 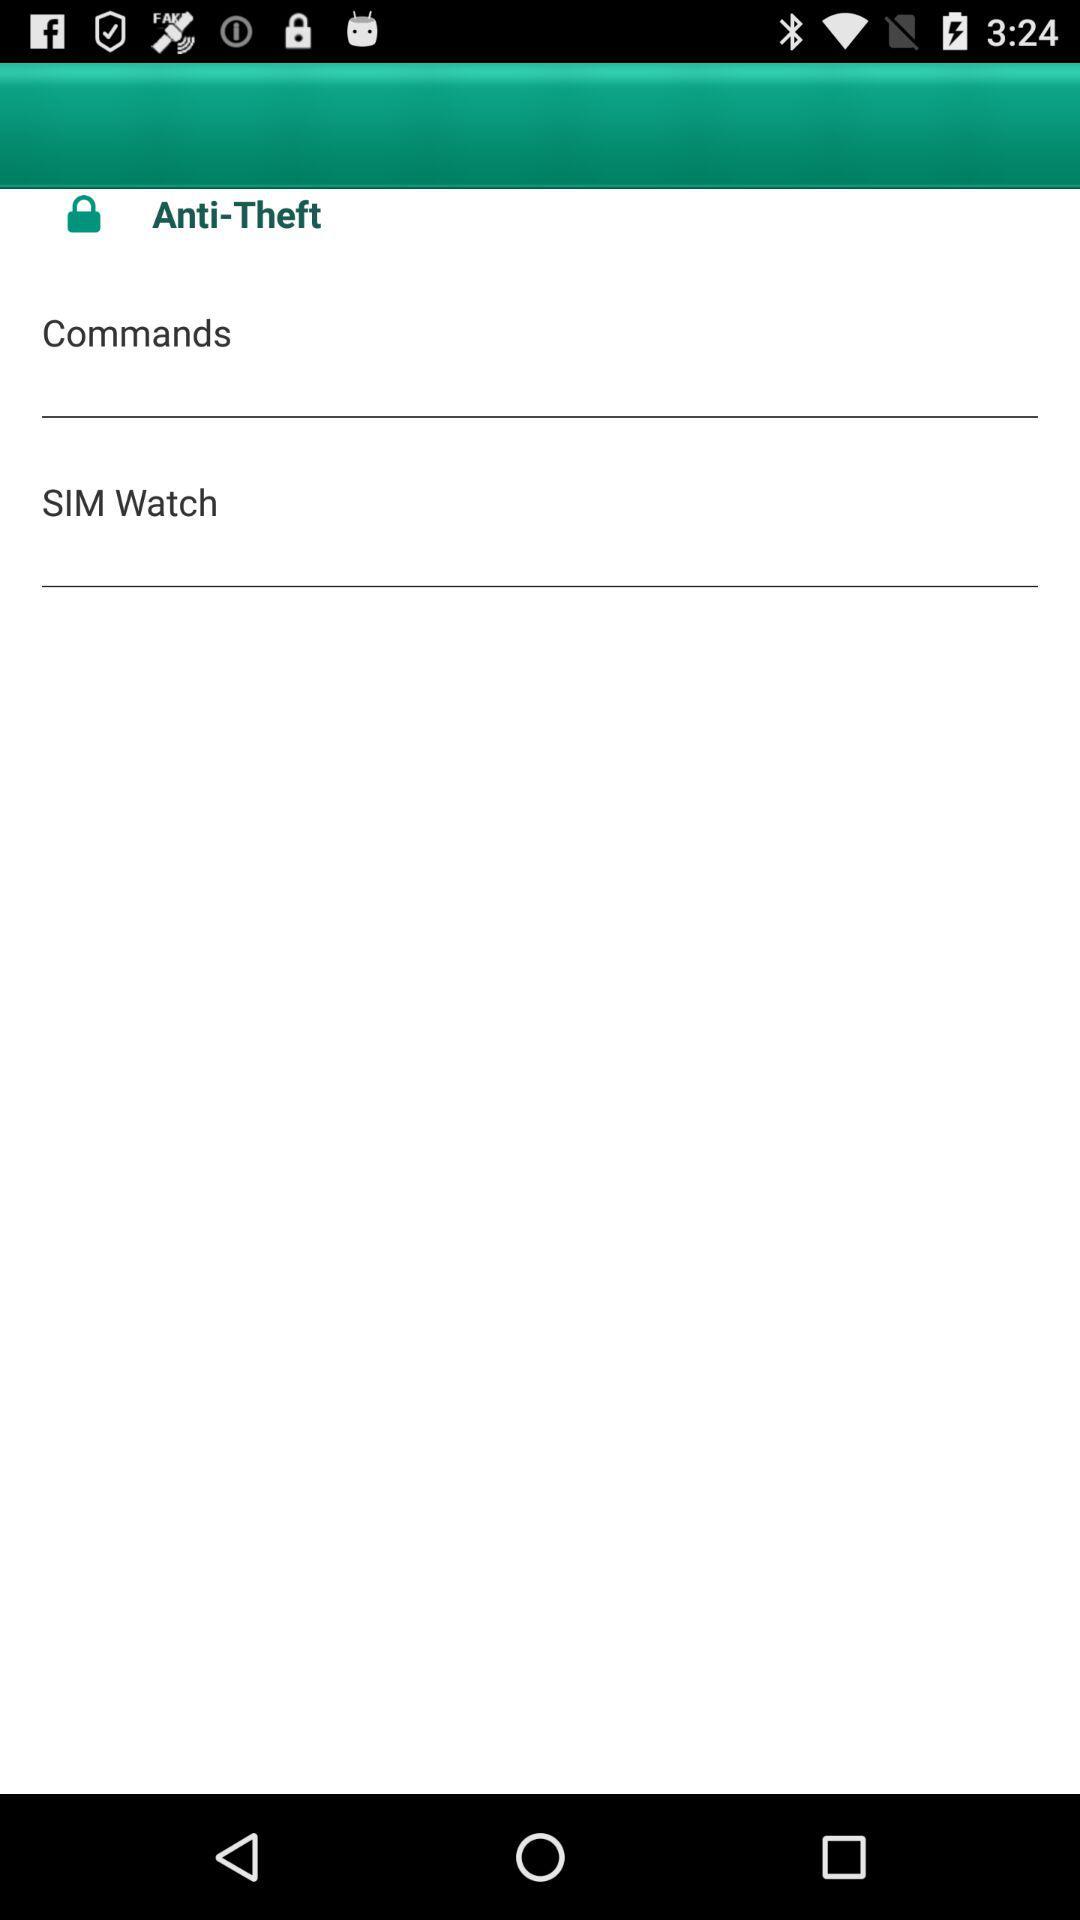 I want to click on item above the sim watch item, so click(x=135, y=332).